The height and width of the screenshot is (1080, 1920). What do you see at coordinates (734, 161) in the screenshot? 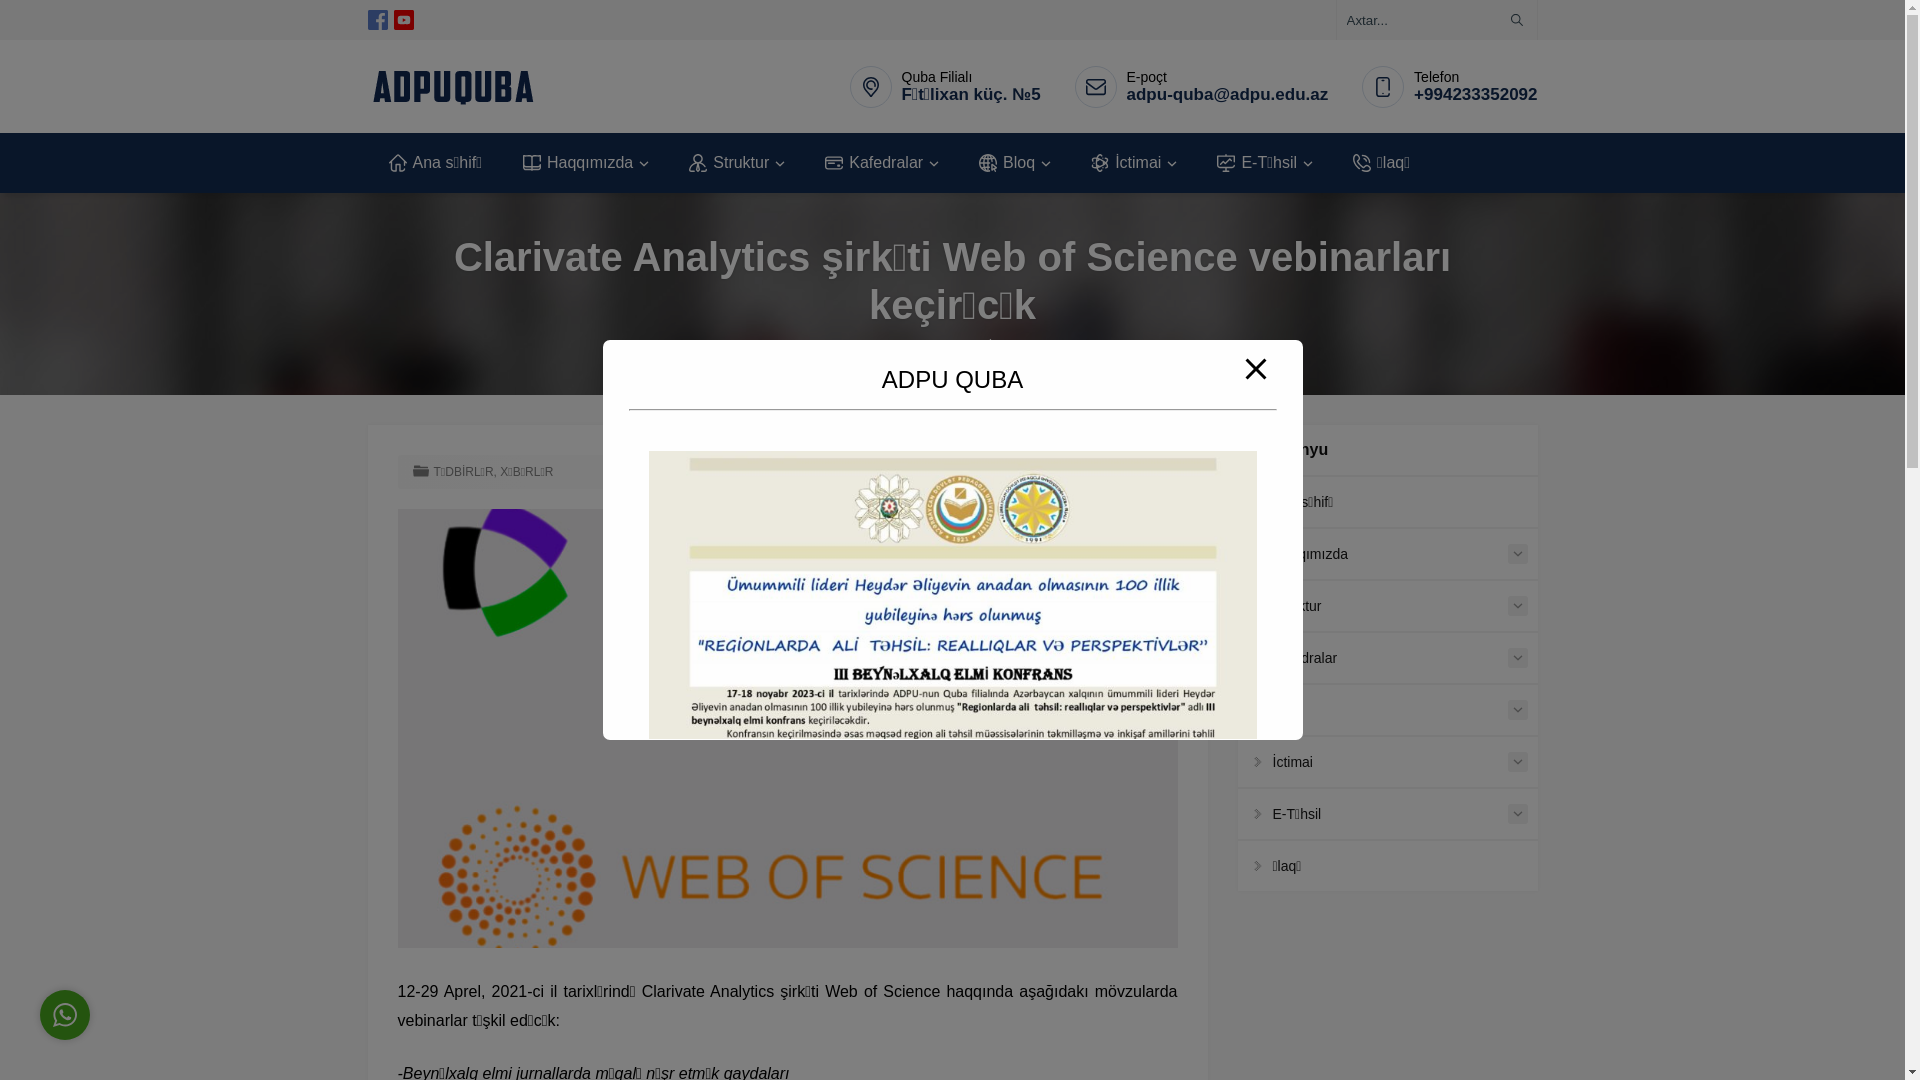
I see `'Struktur'` at bounding box center [734, 161].